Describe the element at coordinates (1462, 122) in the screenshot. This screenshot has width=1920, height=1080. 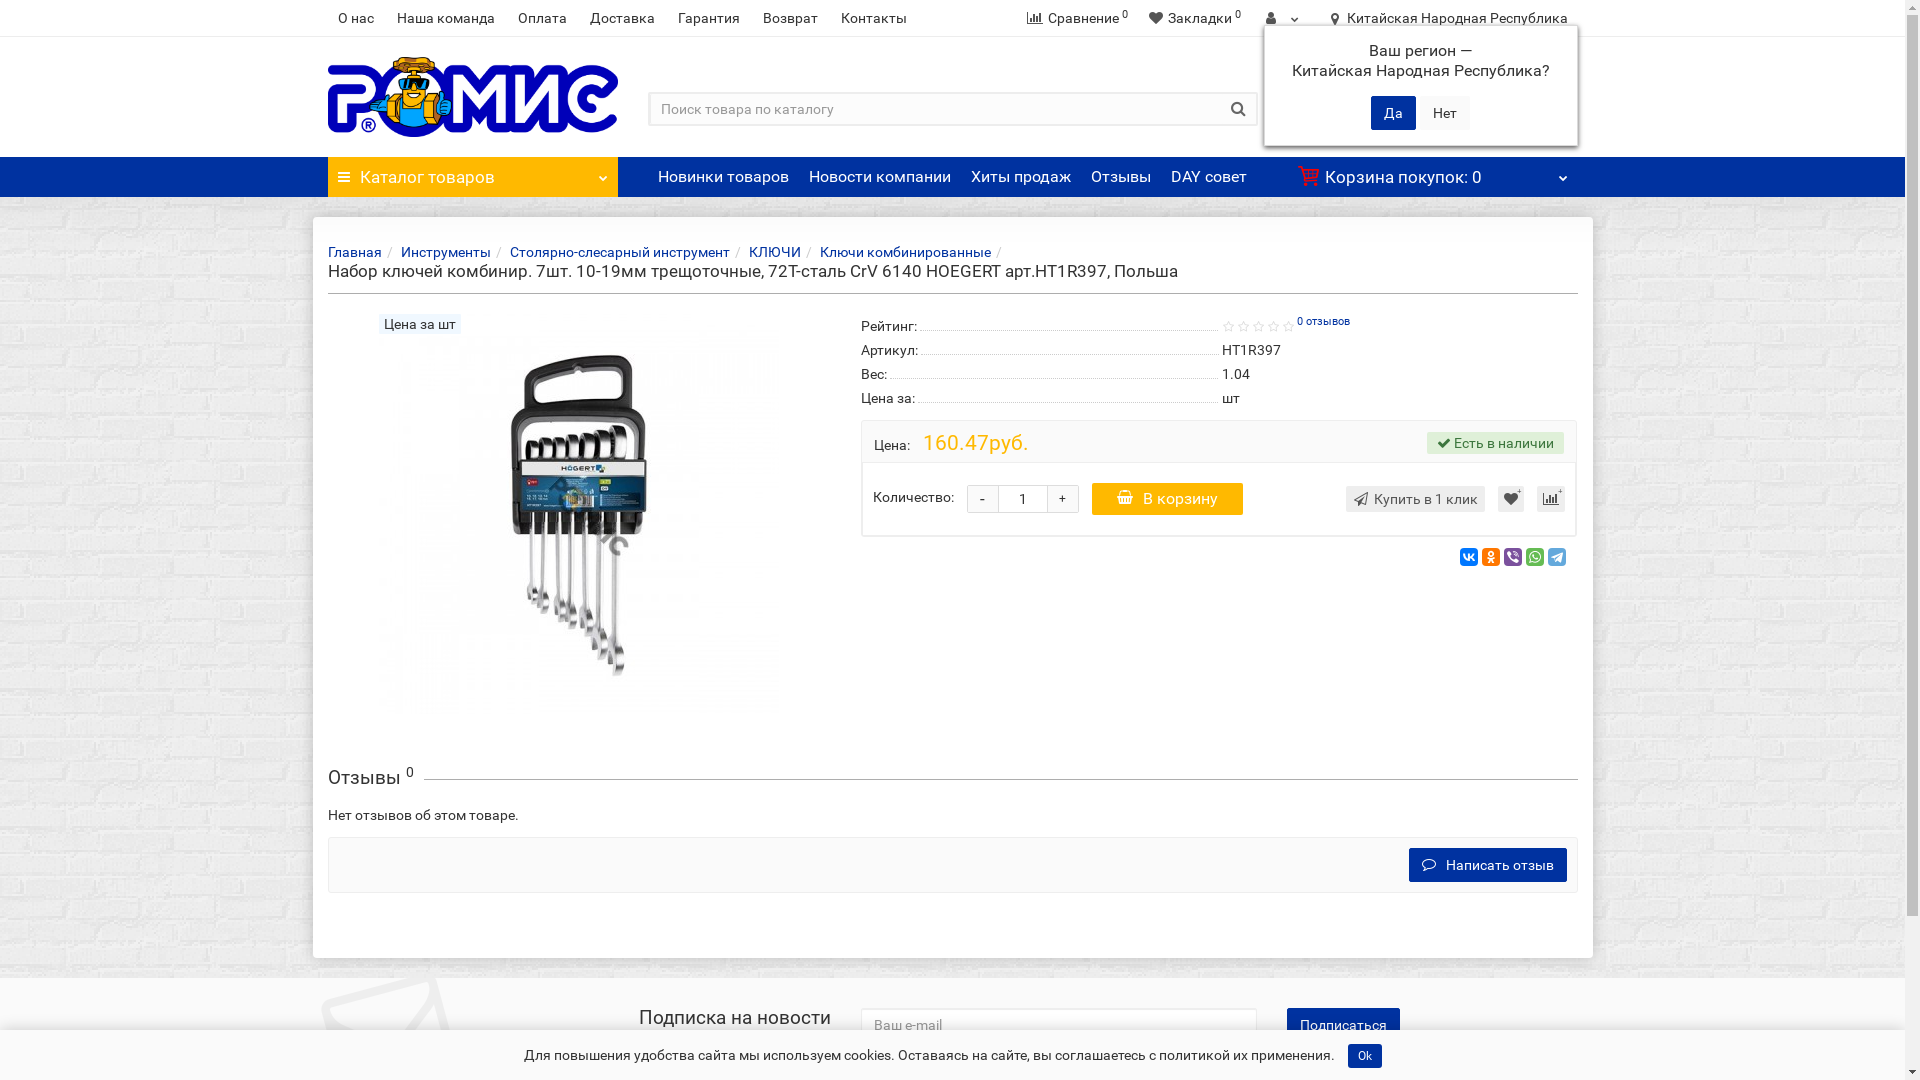
I see `'+375 (29) 764-33-33'` at that location.